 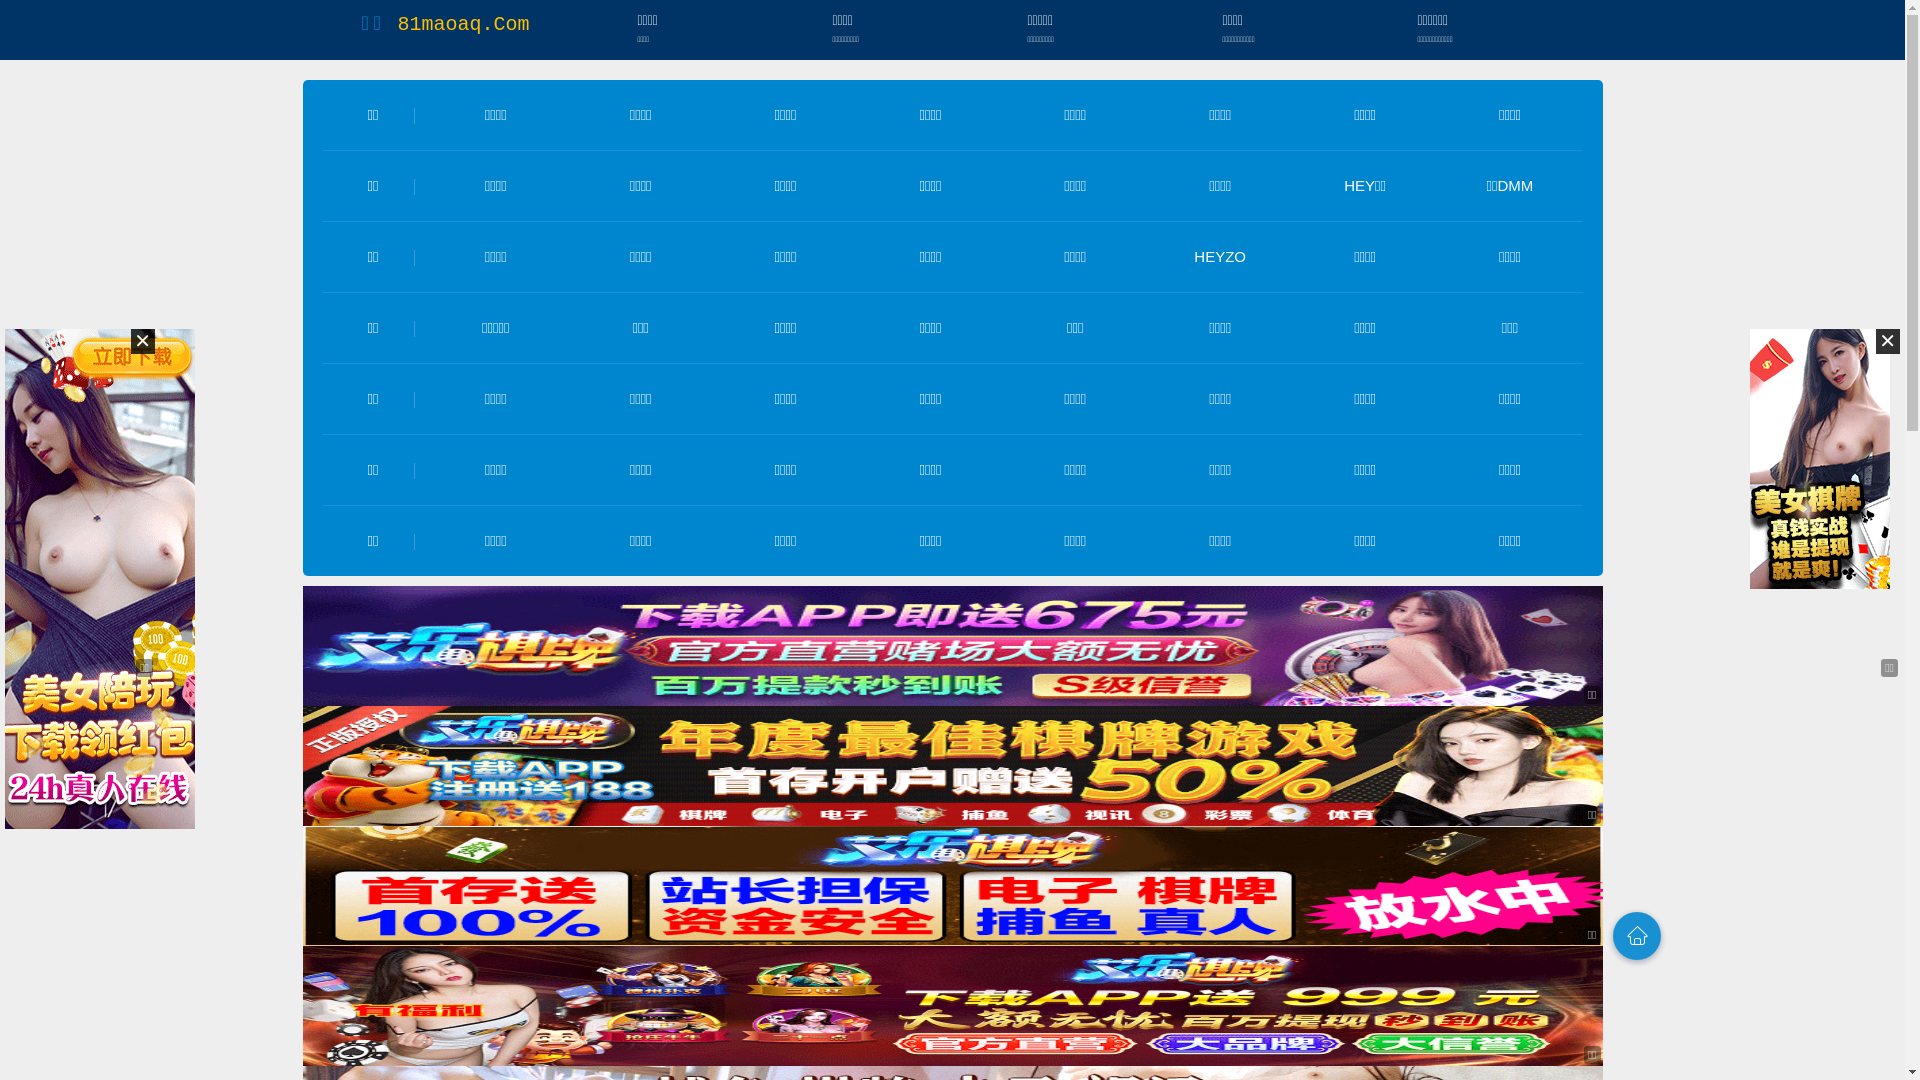 What do you see at coordinates (1218, 255) in the screenshot?
I see `'HEYZO'` at bounding box center [1218, 255].